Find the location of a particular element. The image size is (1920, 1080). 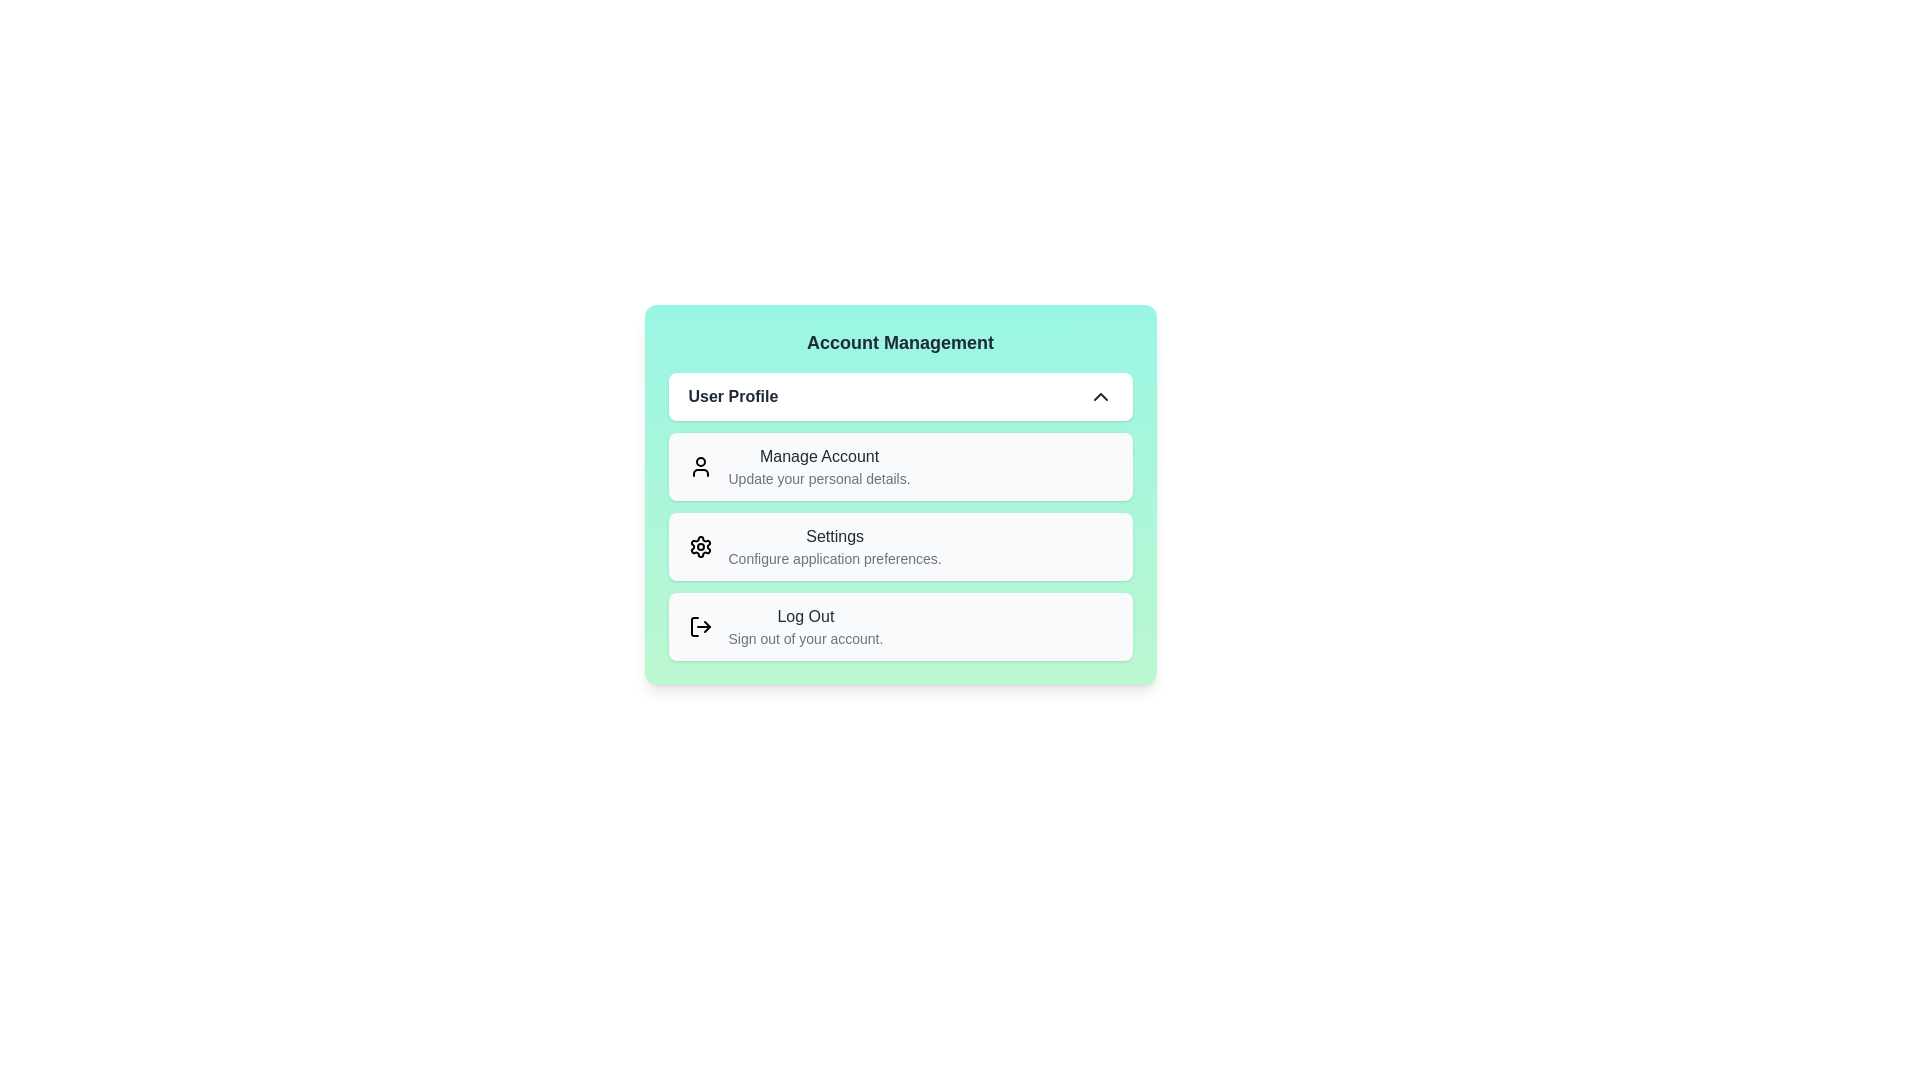

the dropdown button to toggle the menu visibility is located at coordinates (1099, 397).